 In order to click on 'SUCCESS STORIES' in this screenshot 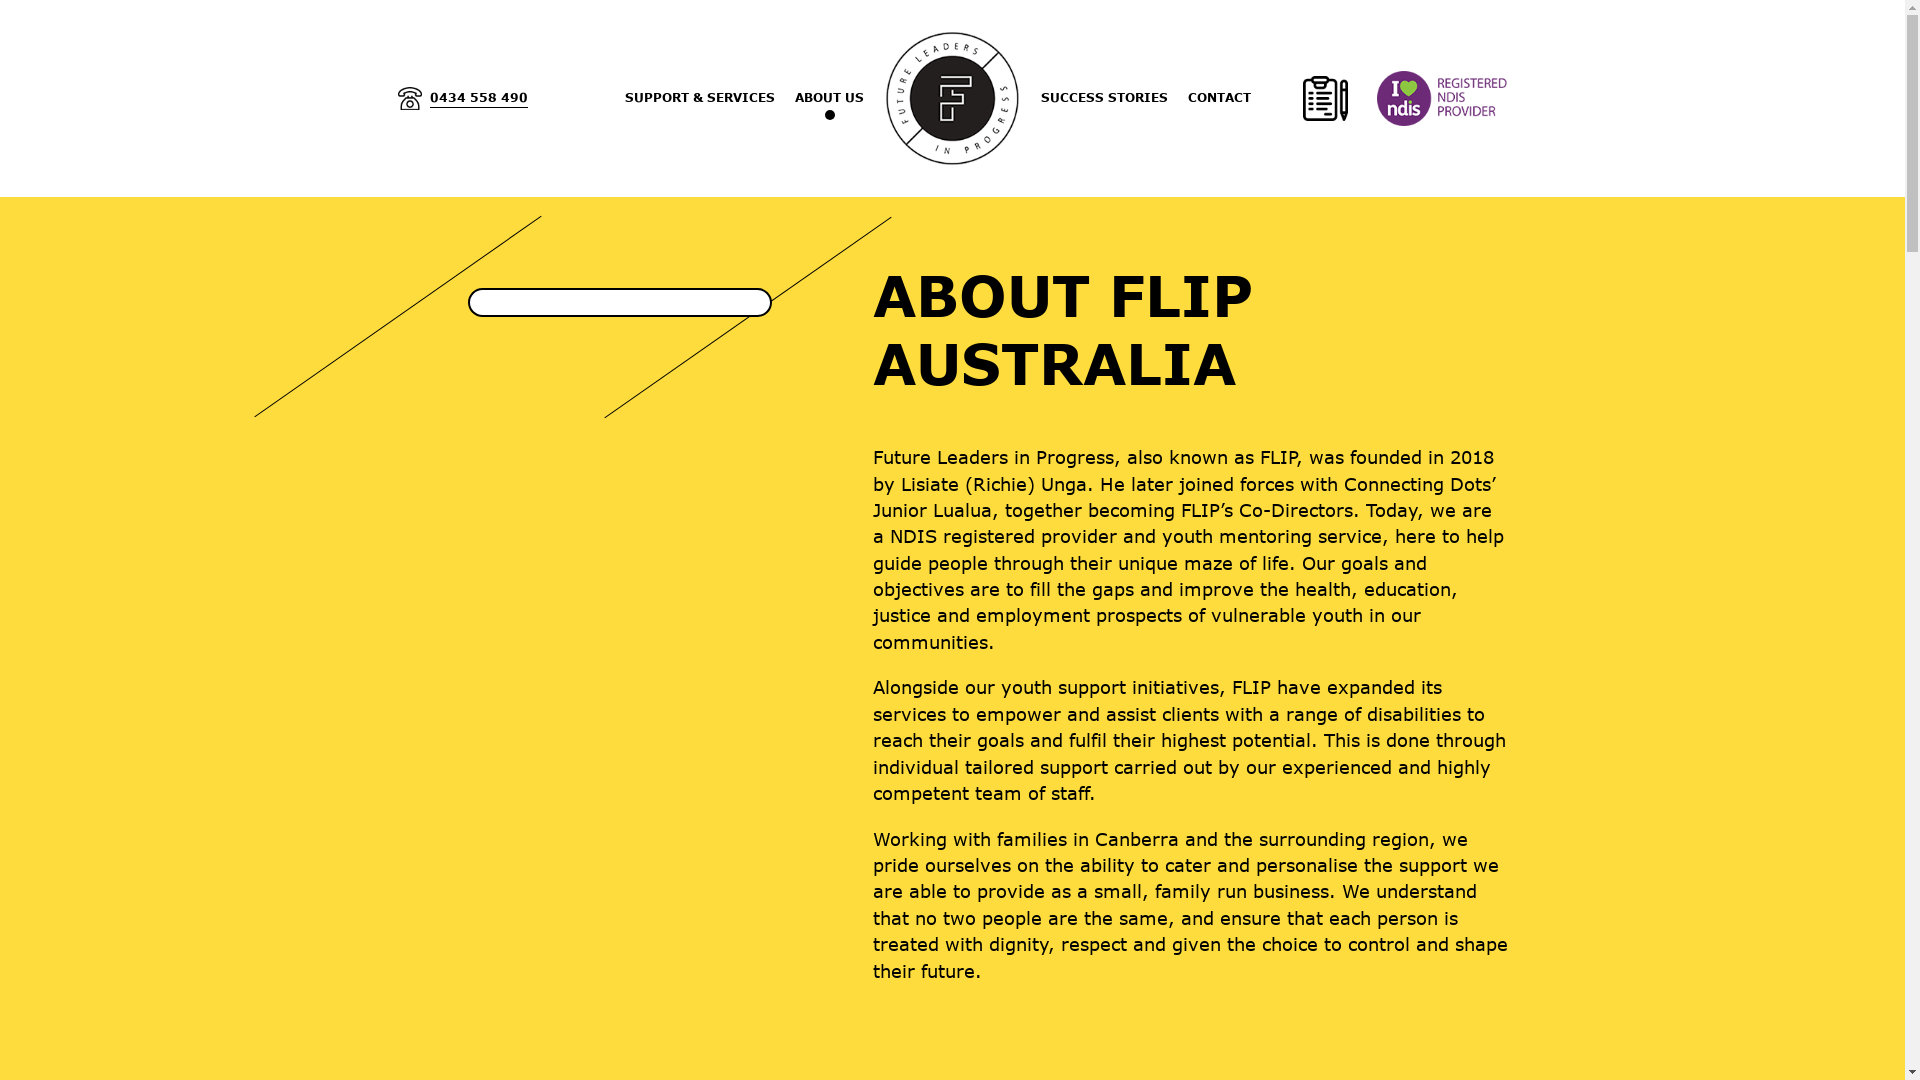, I will do `click(1103, 97)`.